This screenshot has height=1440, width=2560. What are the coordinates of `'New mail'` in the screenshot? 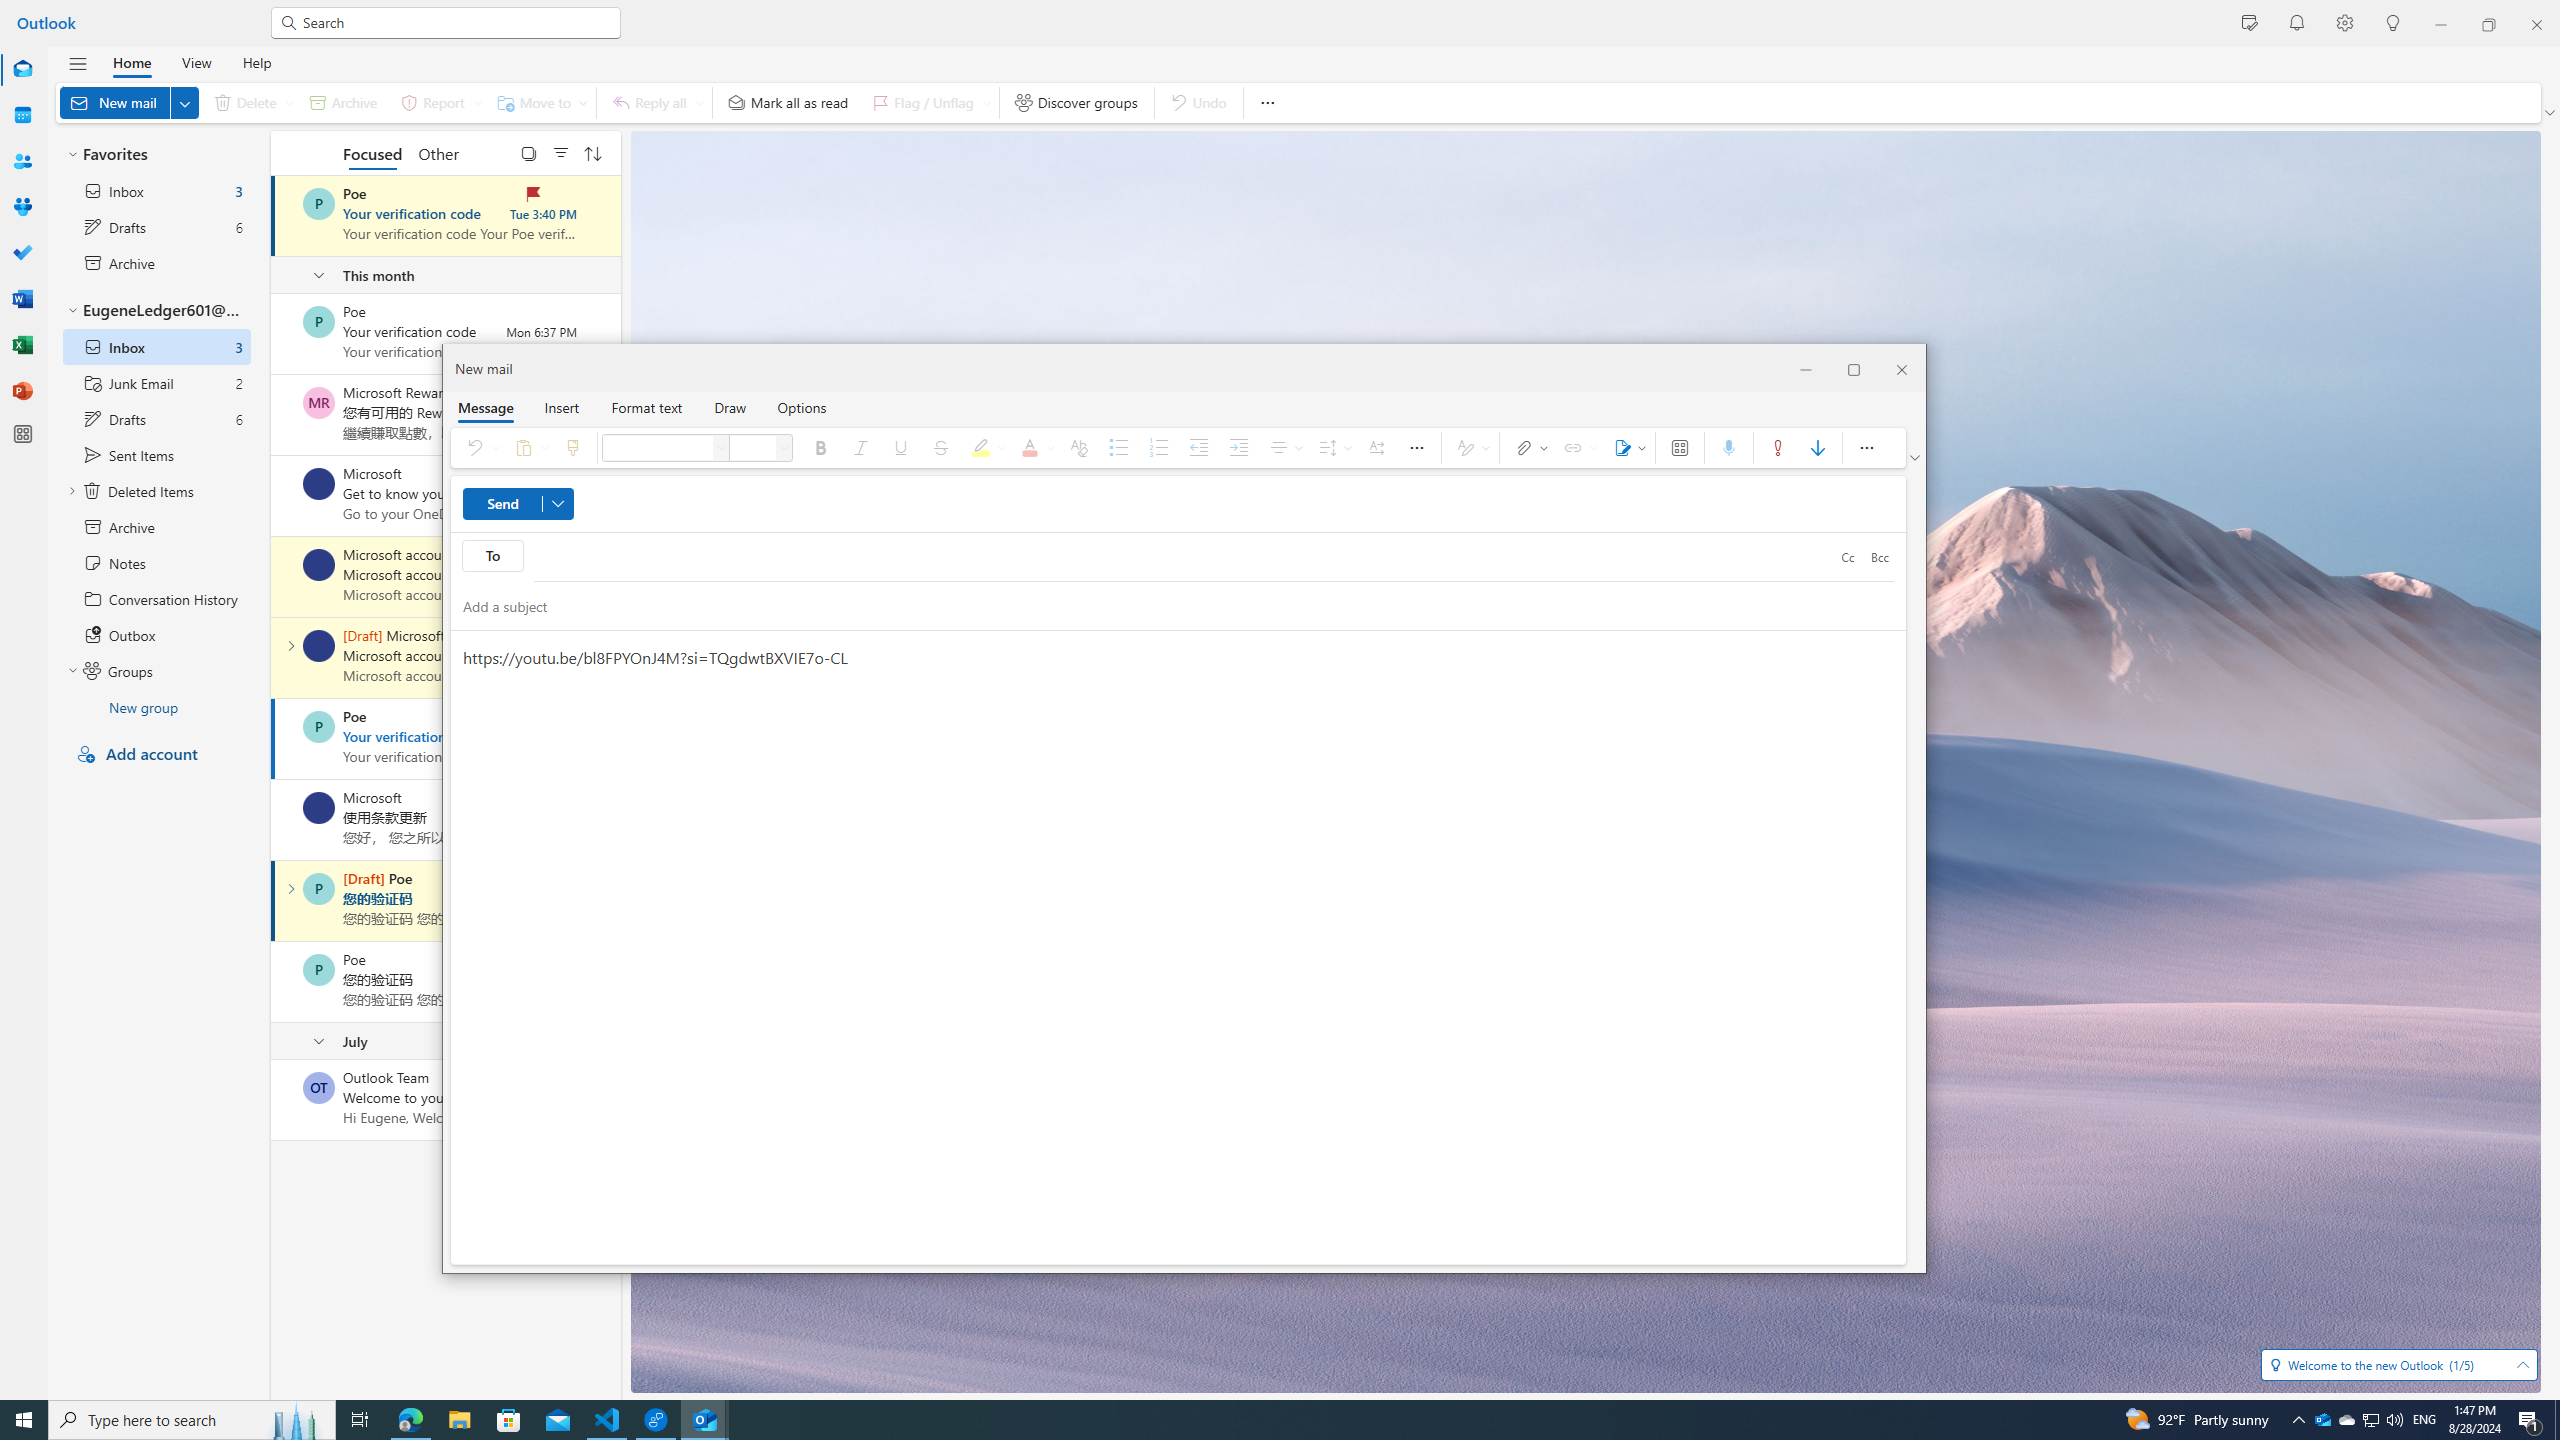 It's located at (129, 102).